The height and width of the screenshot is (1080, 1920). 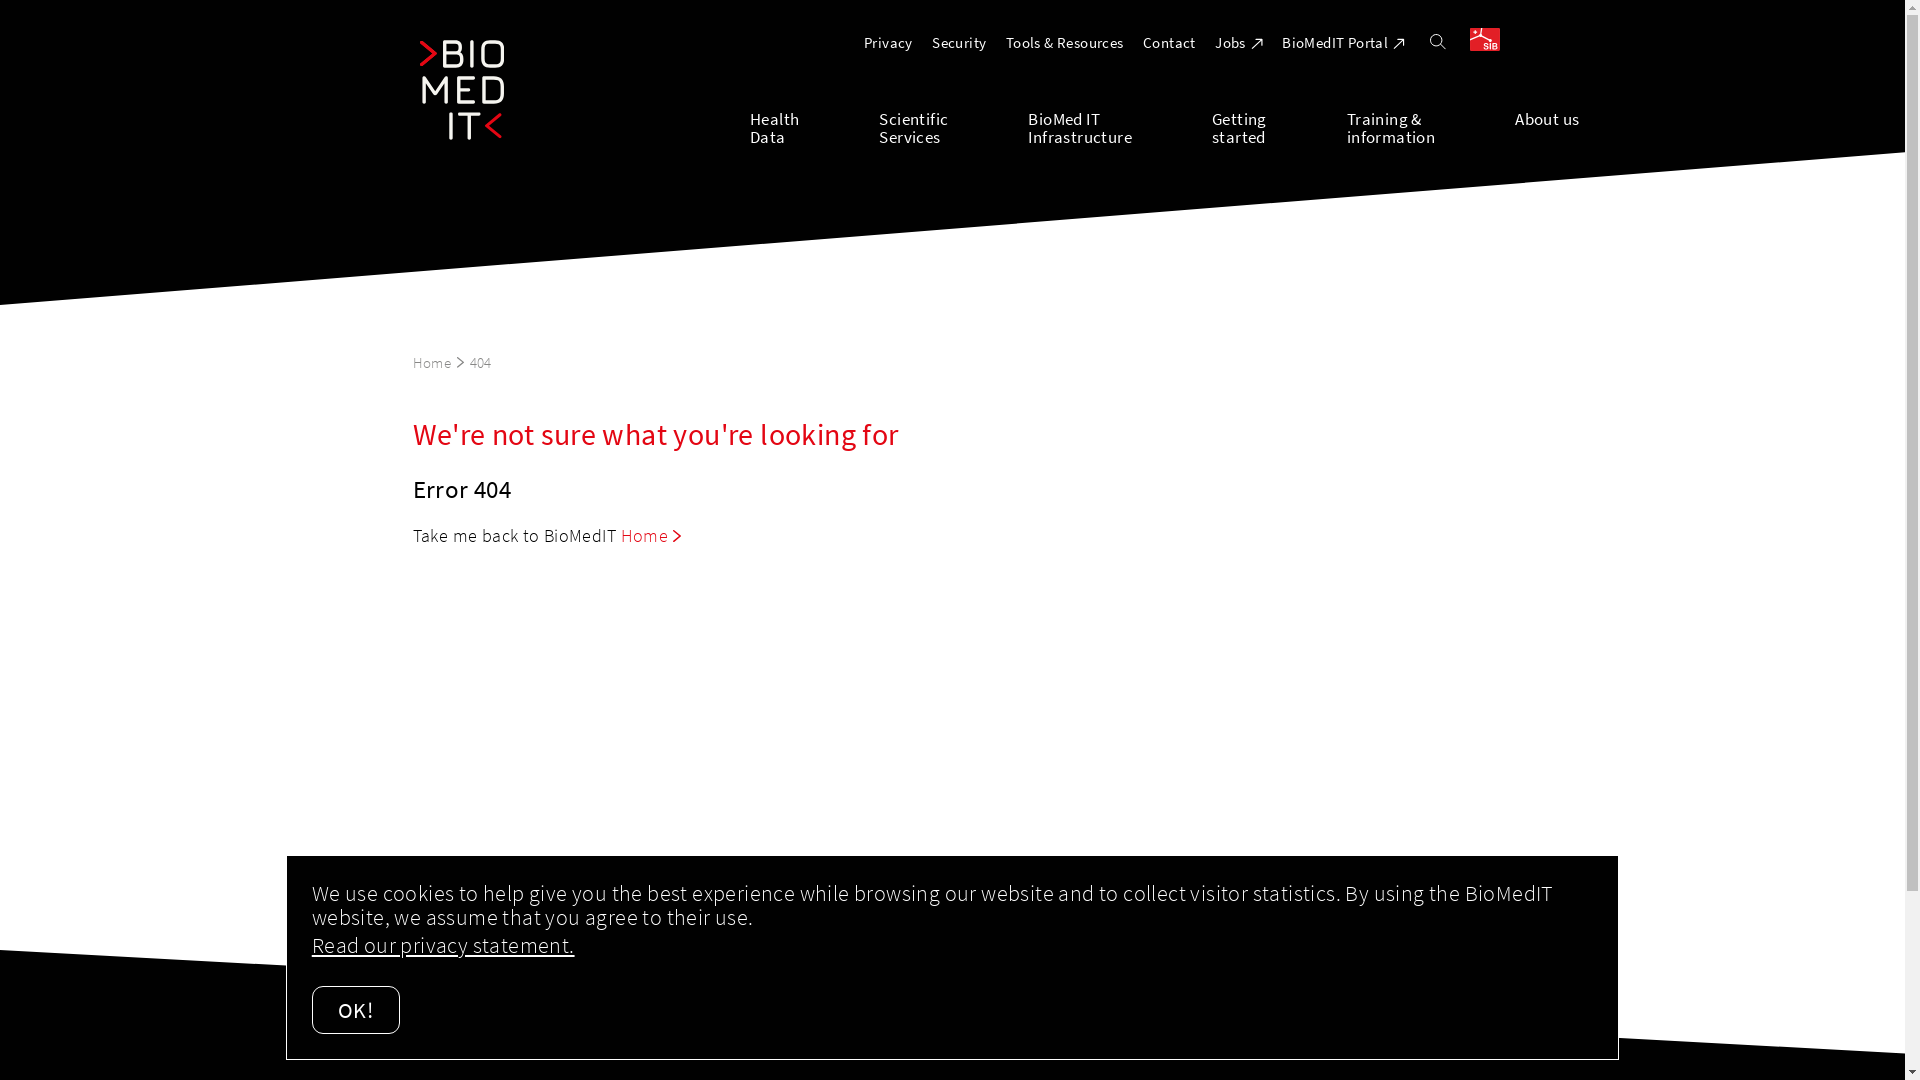 I want to click on 'Scientific Services', so click(x=952, y=126).